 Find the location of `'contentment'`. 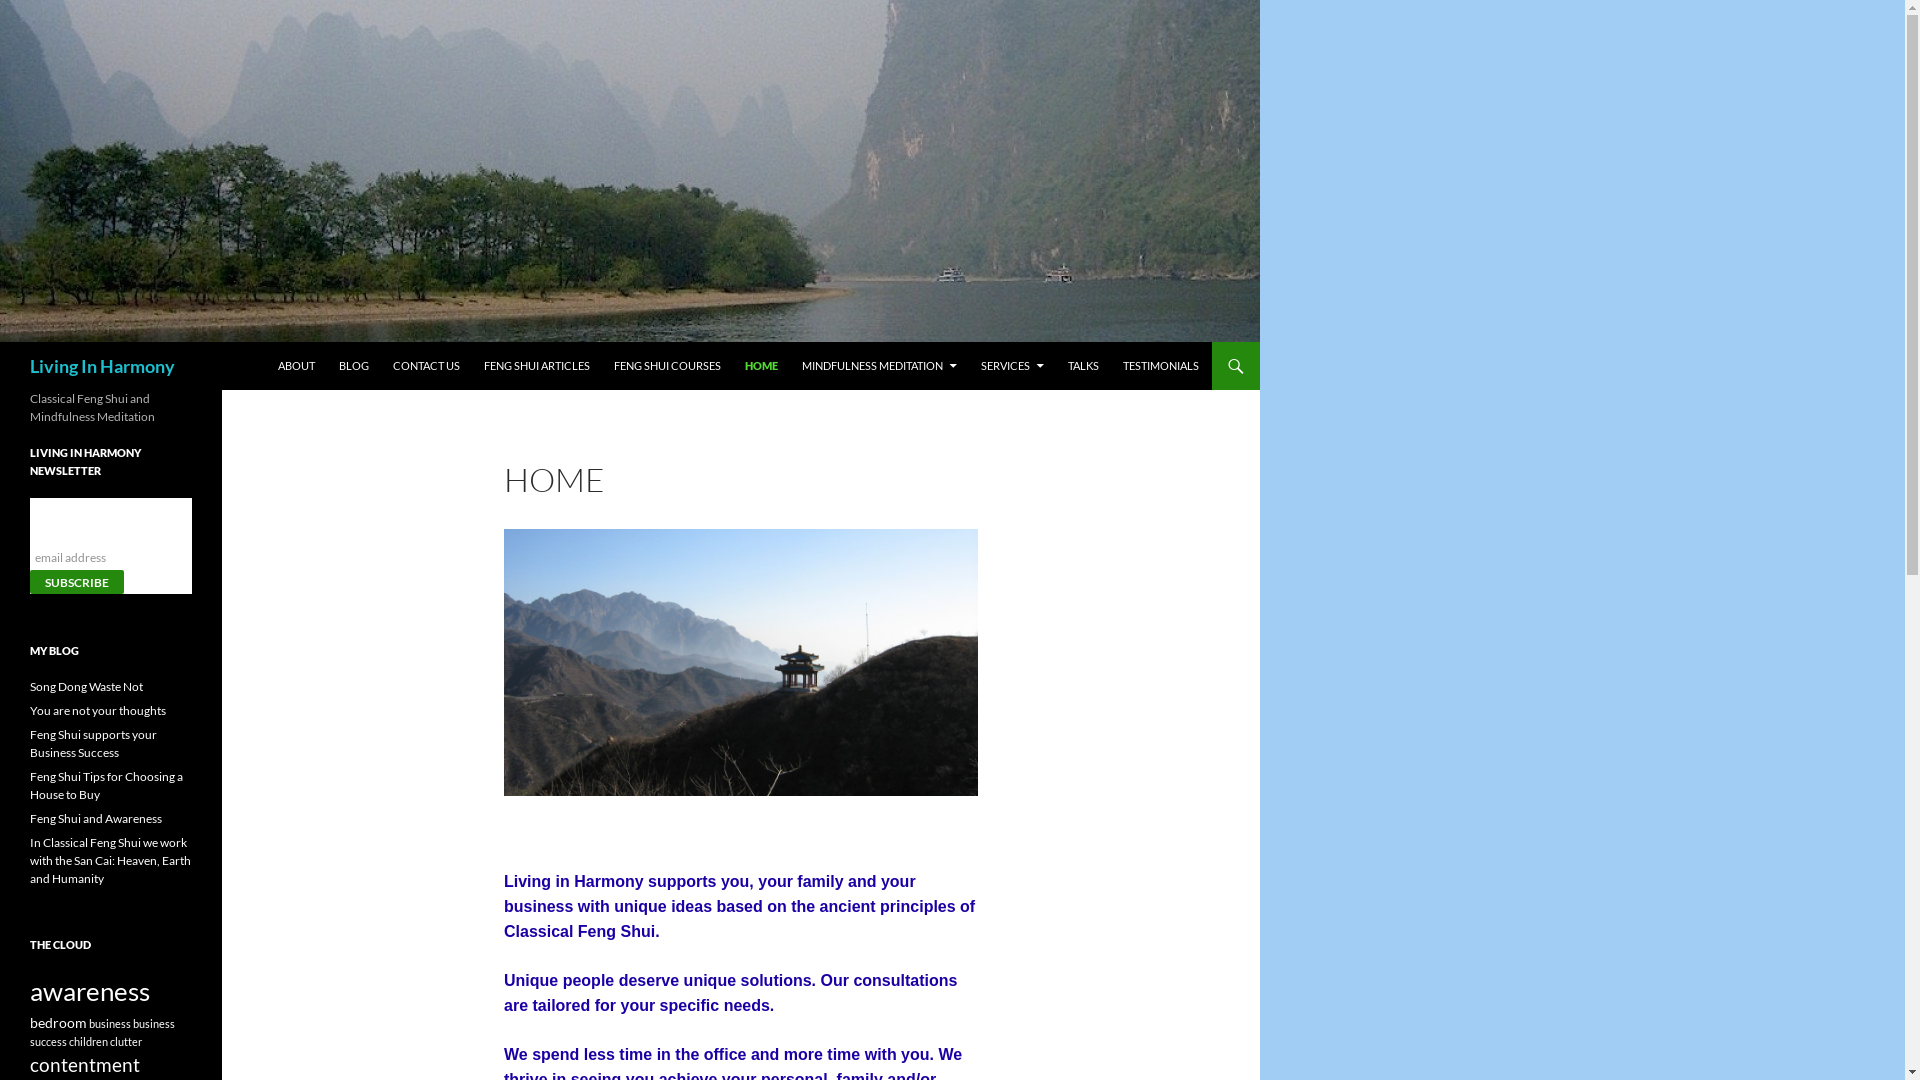

'contentment' is located at coordinates (84, 1063).